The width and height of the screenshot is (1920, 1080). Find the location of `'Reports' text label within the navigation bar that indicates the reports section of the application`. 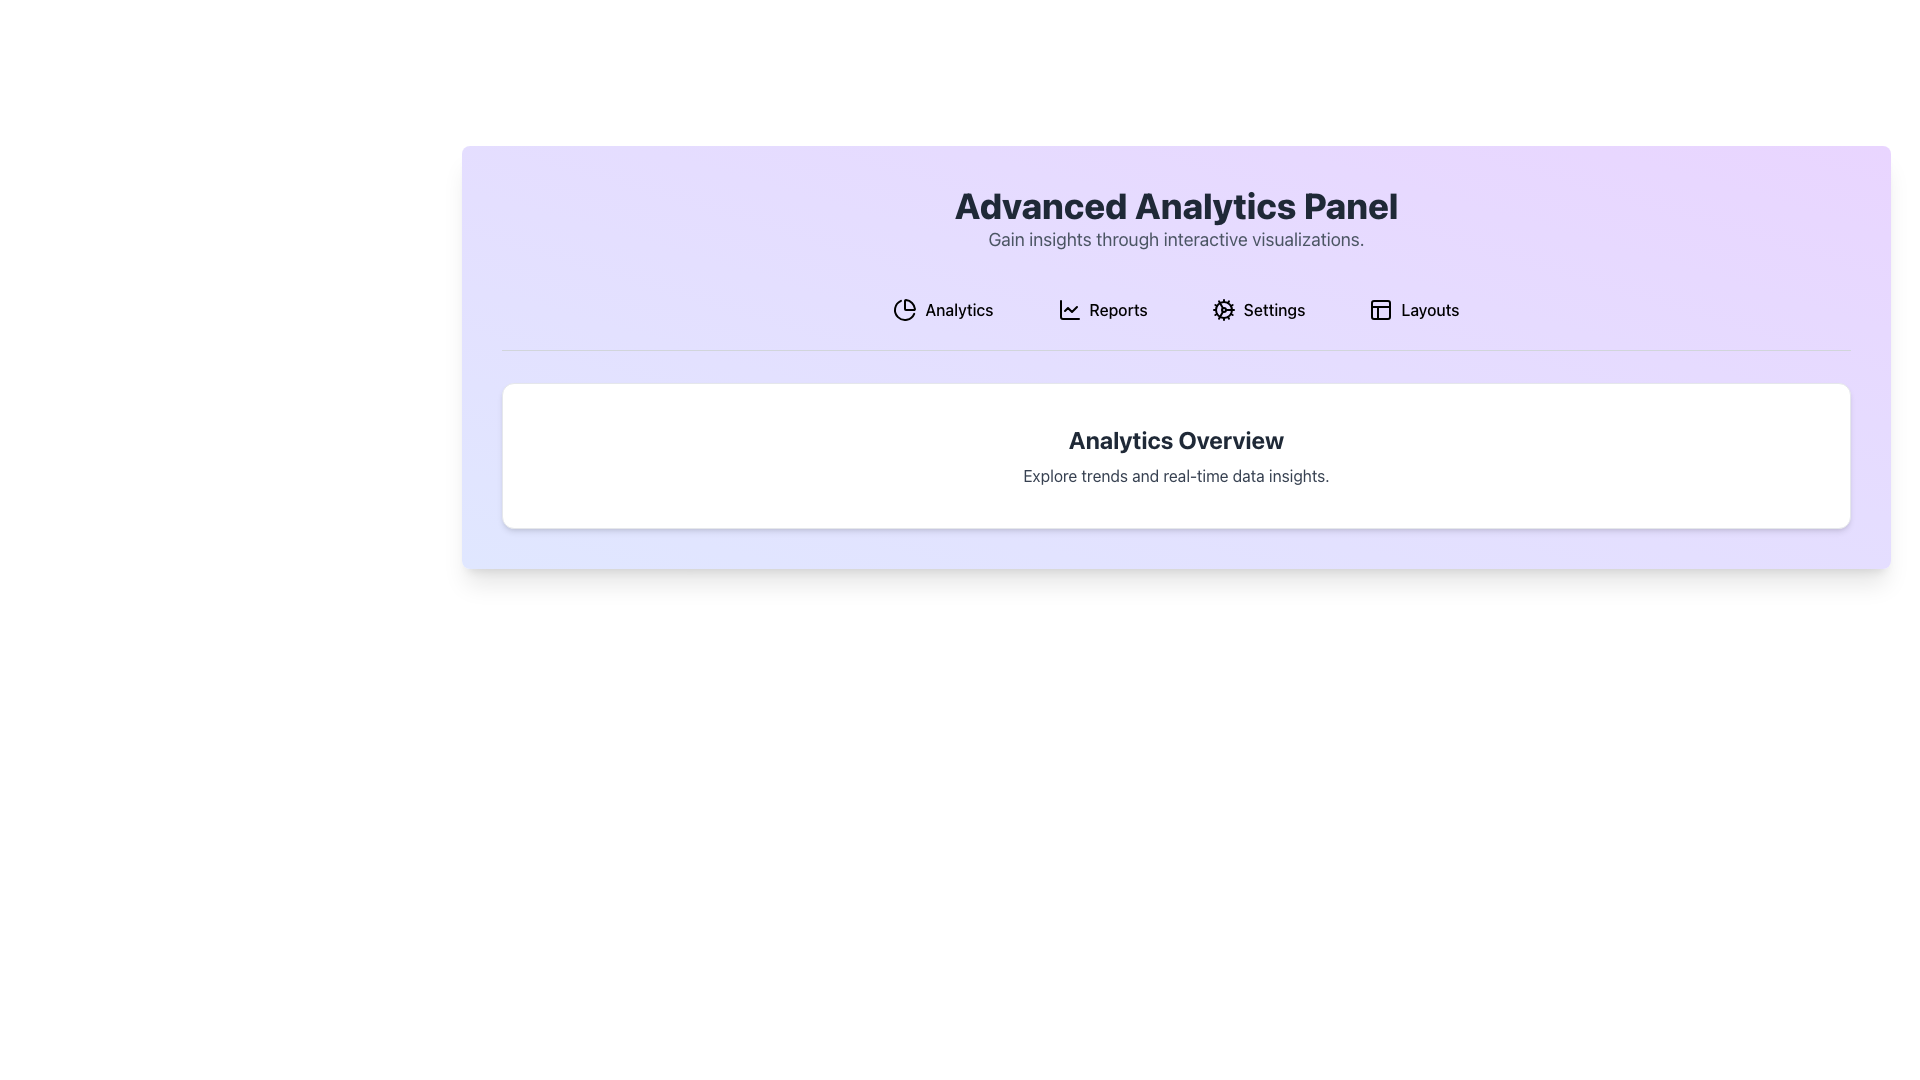

'Reports' text label within the navigation bar that indicates the reports section of the application is located at coordinates (1117, 309).